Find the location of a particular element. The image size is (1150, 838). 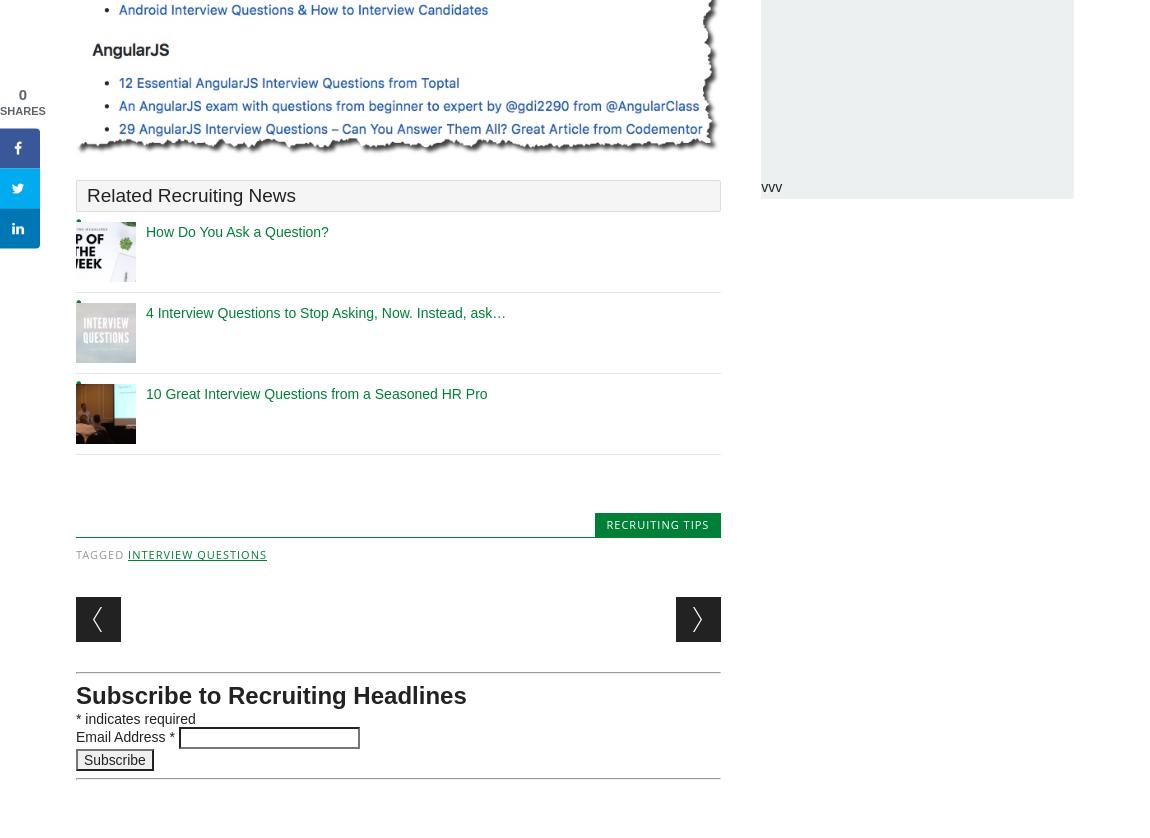

'Interview Questions' is located at coordinates (196, 554).